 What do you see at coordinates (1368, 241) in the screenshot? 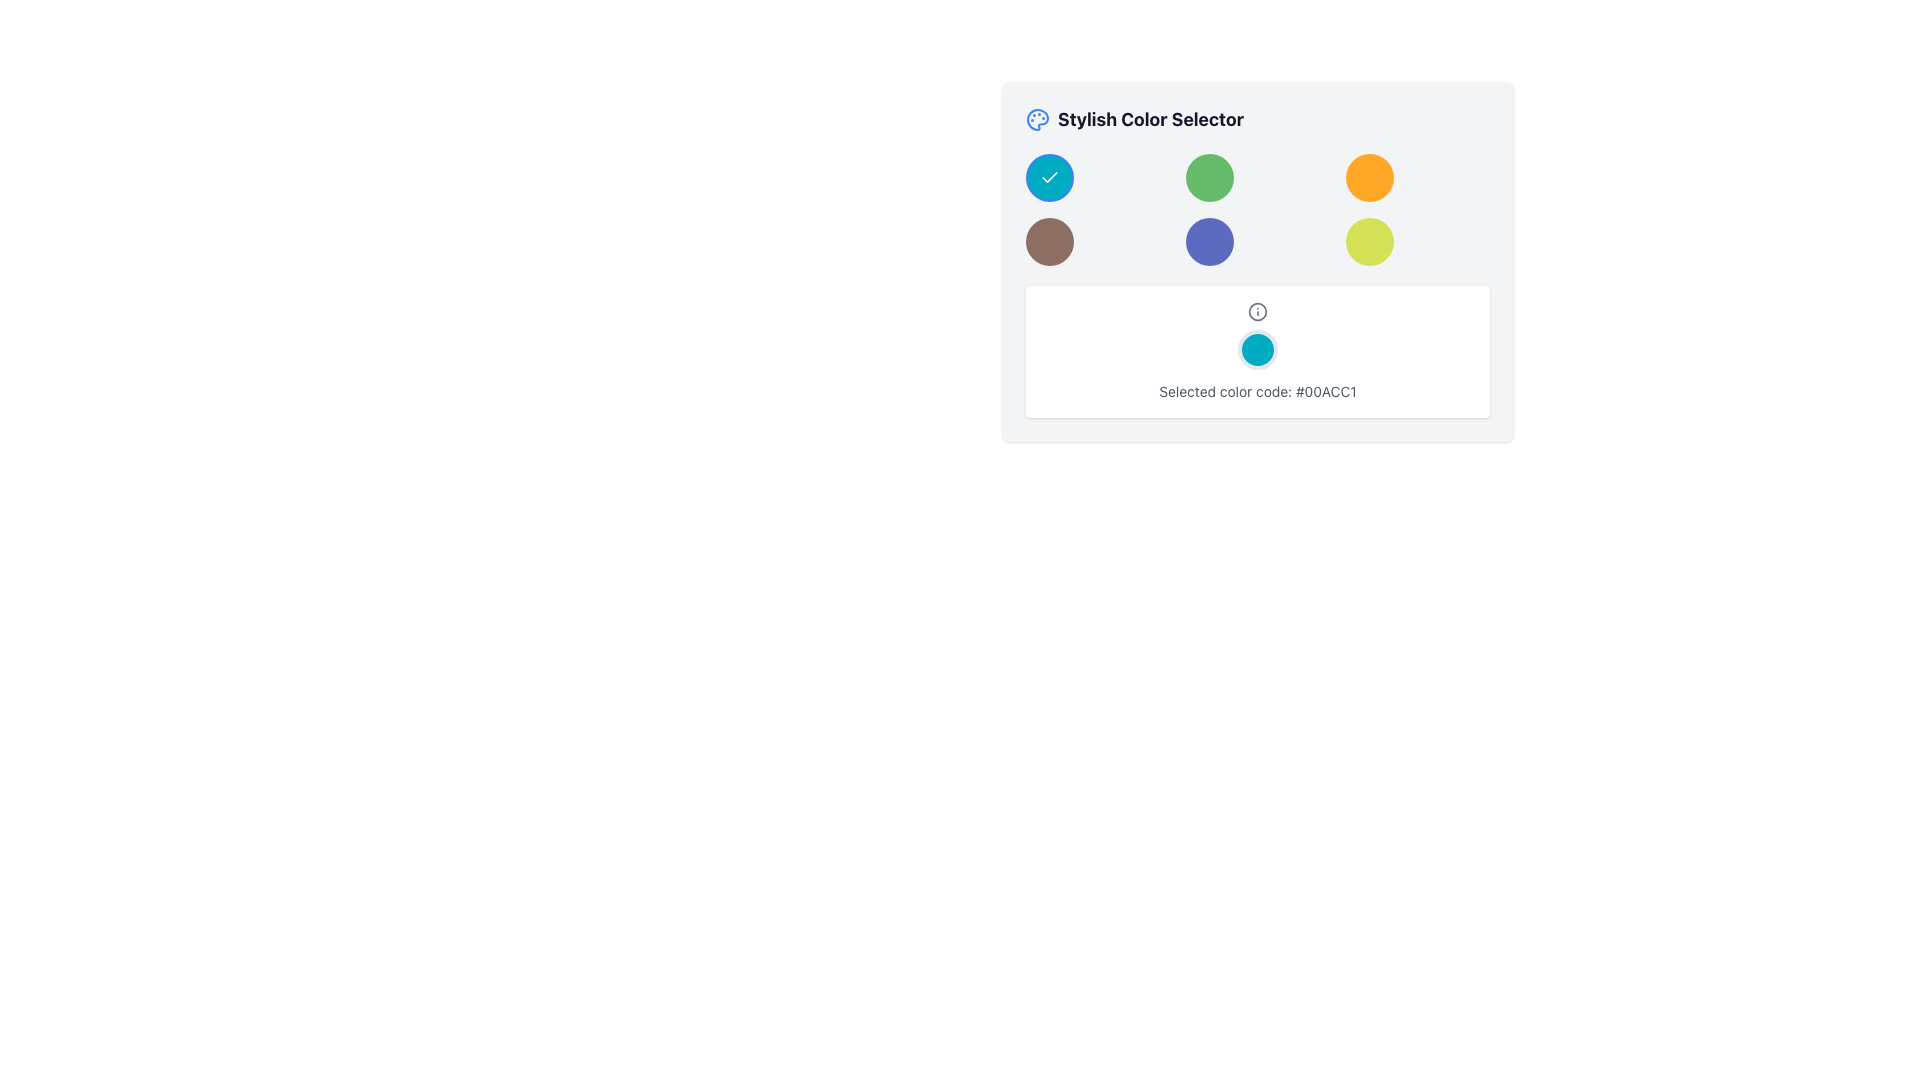
I see `the color selection button located in the bottom-right corner of a 3x3 grid, which is the third circular button in the last row` at bounding box center [1368, 241].